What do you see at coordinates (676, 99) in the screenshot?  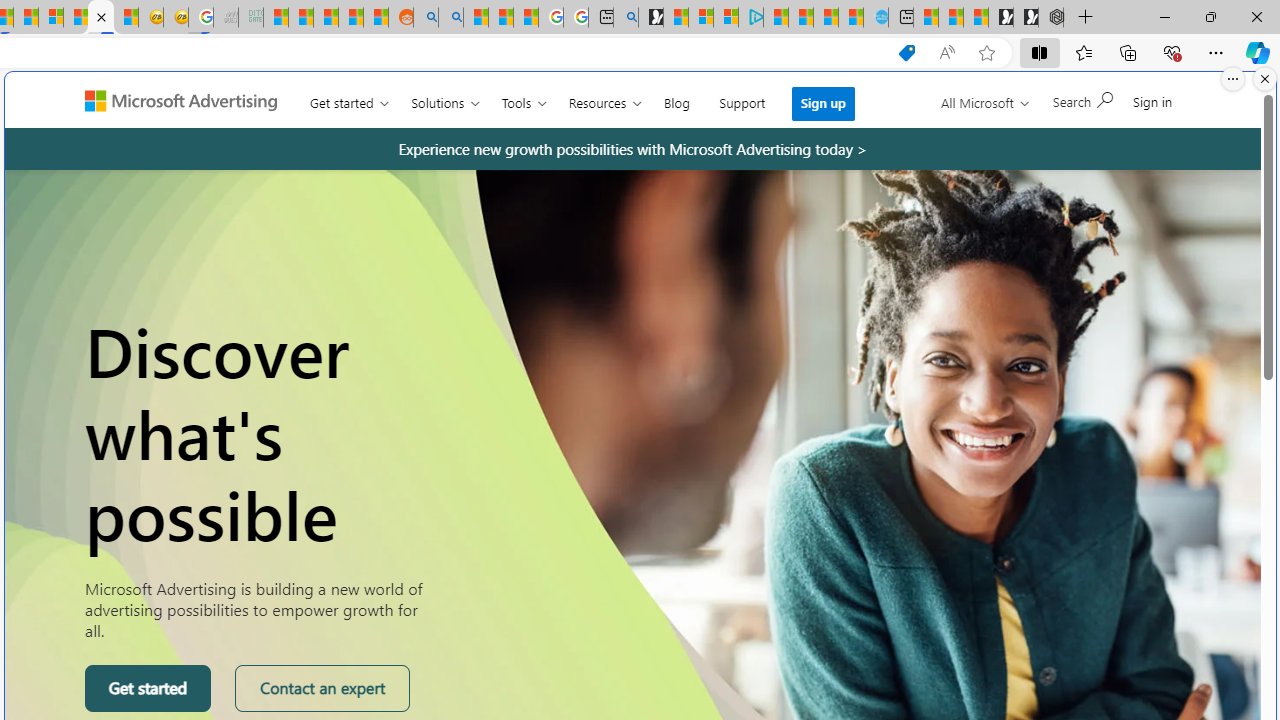 I see `'Blog'` at bounding box center [676, 99].